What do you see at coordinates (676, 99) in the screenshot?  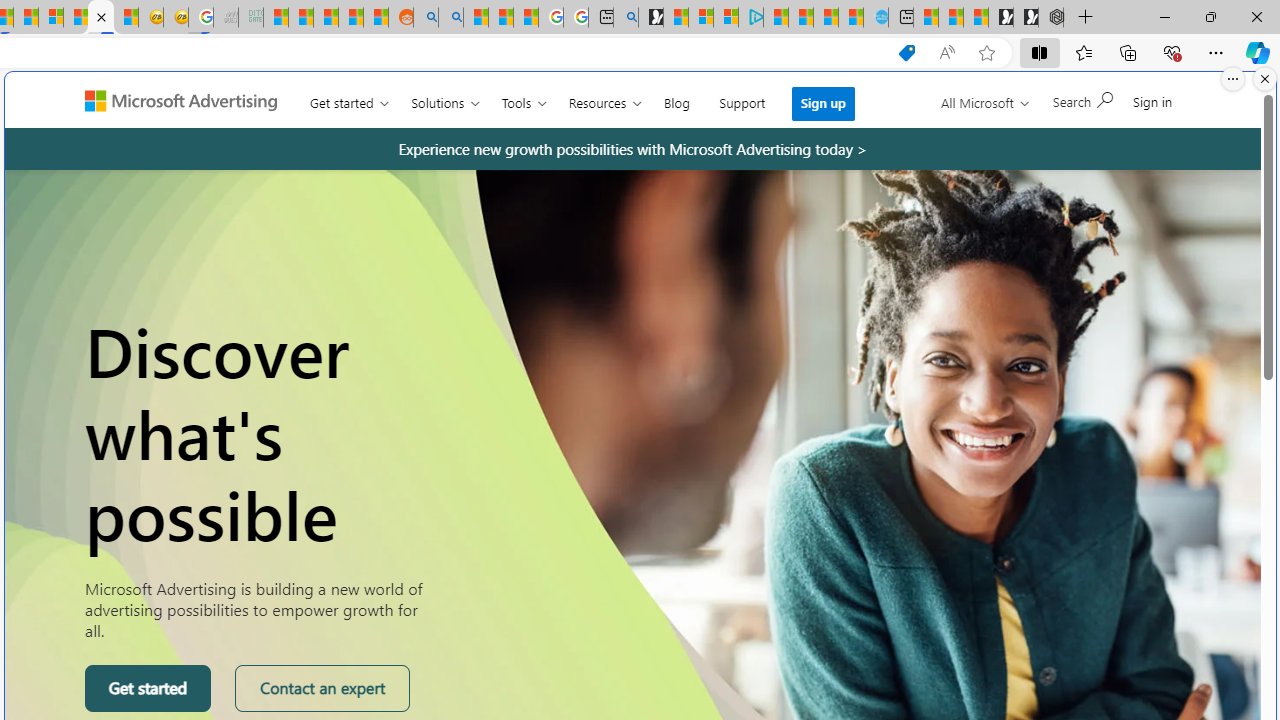 I see `'Blog'` at bounding box center [676, 99].